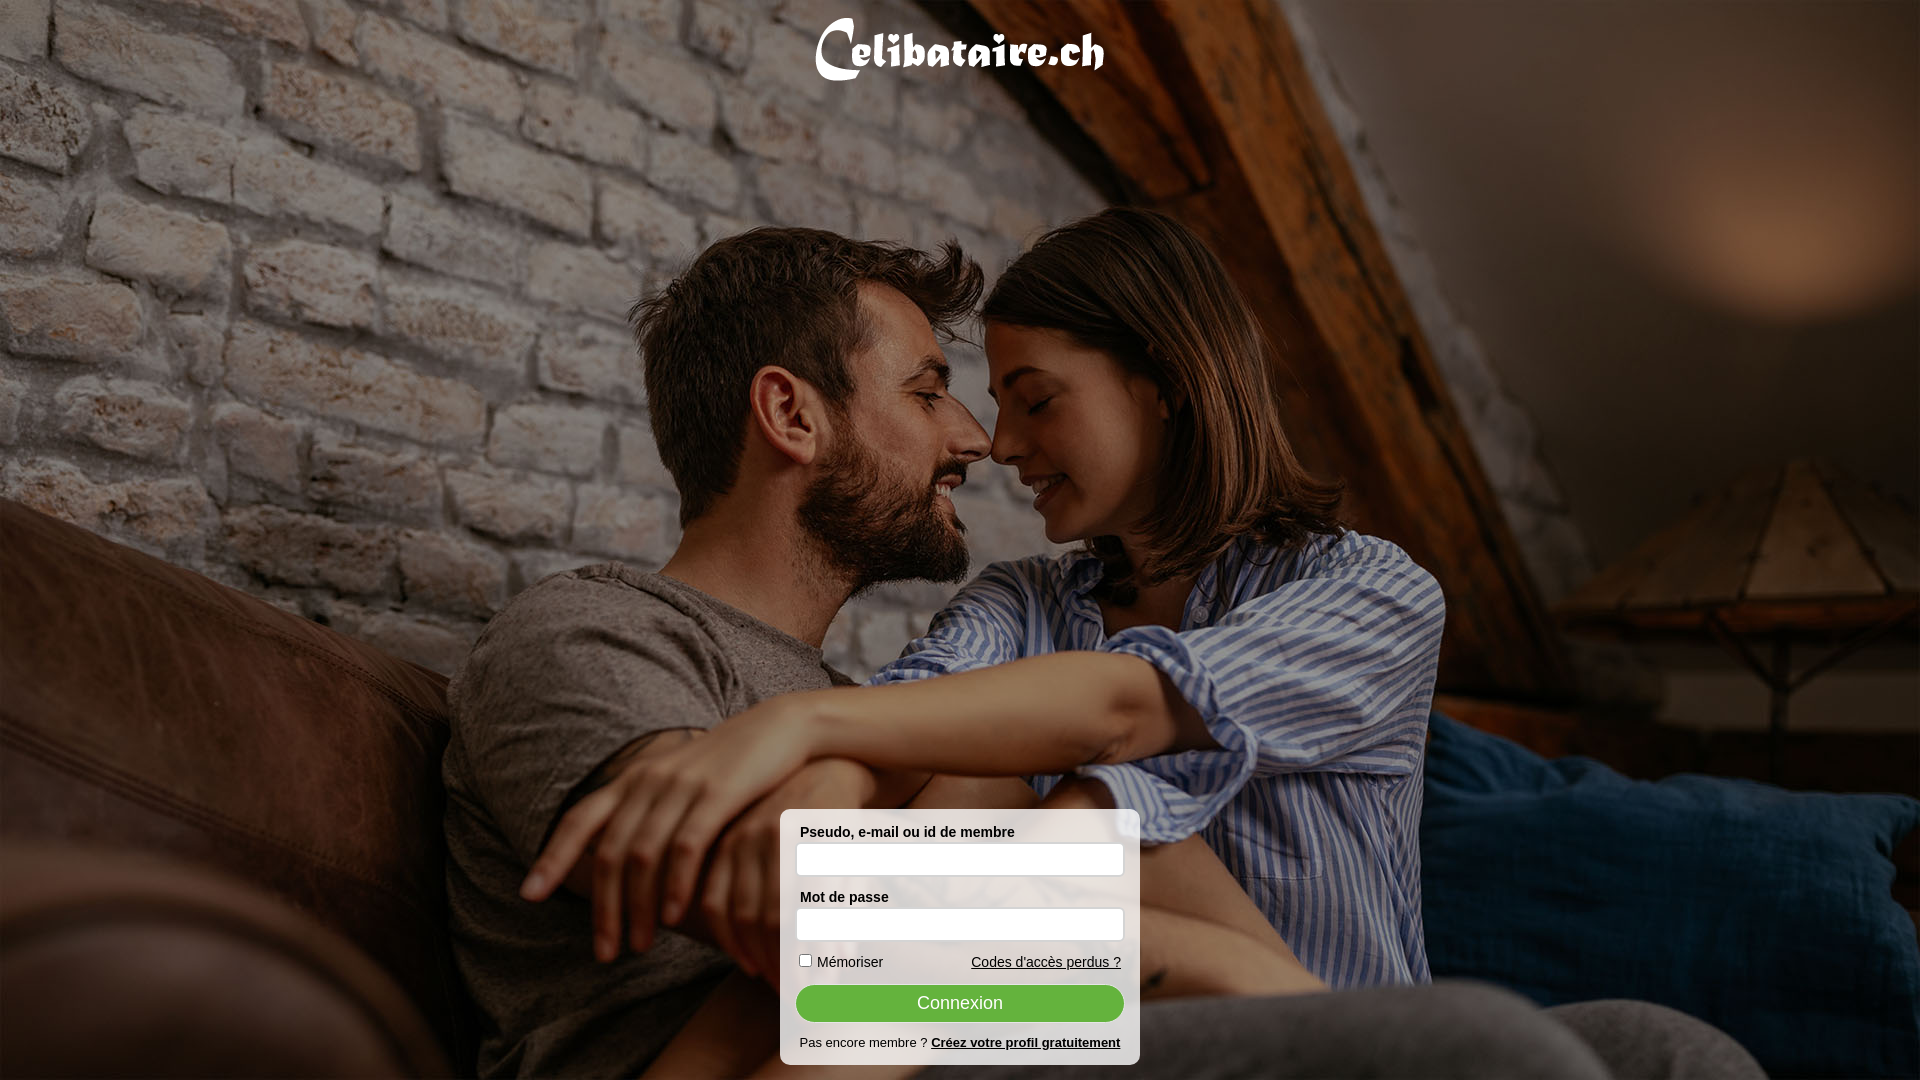 This screenshot has width=1920, height=1080. I want to click on 'Connexion', so click(960, 1003).